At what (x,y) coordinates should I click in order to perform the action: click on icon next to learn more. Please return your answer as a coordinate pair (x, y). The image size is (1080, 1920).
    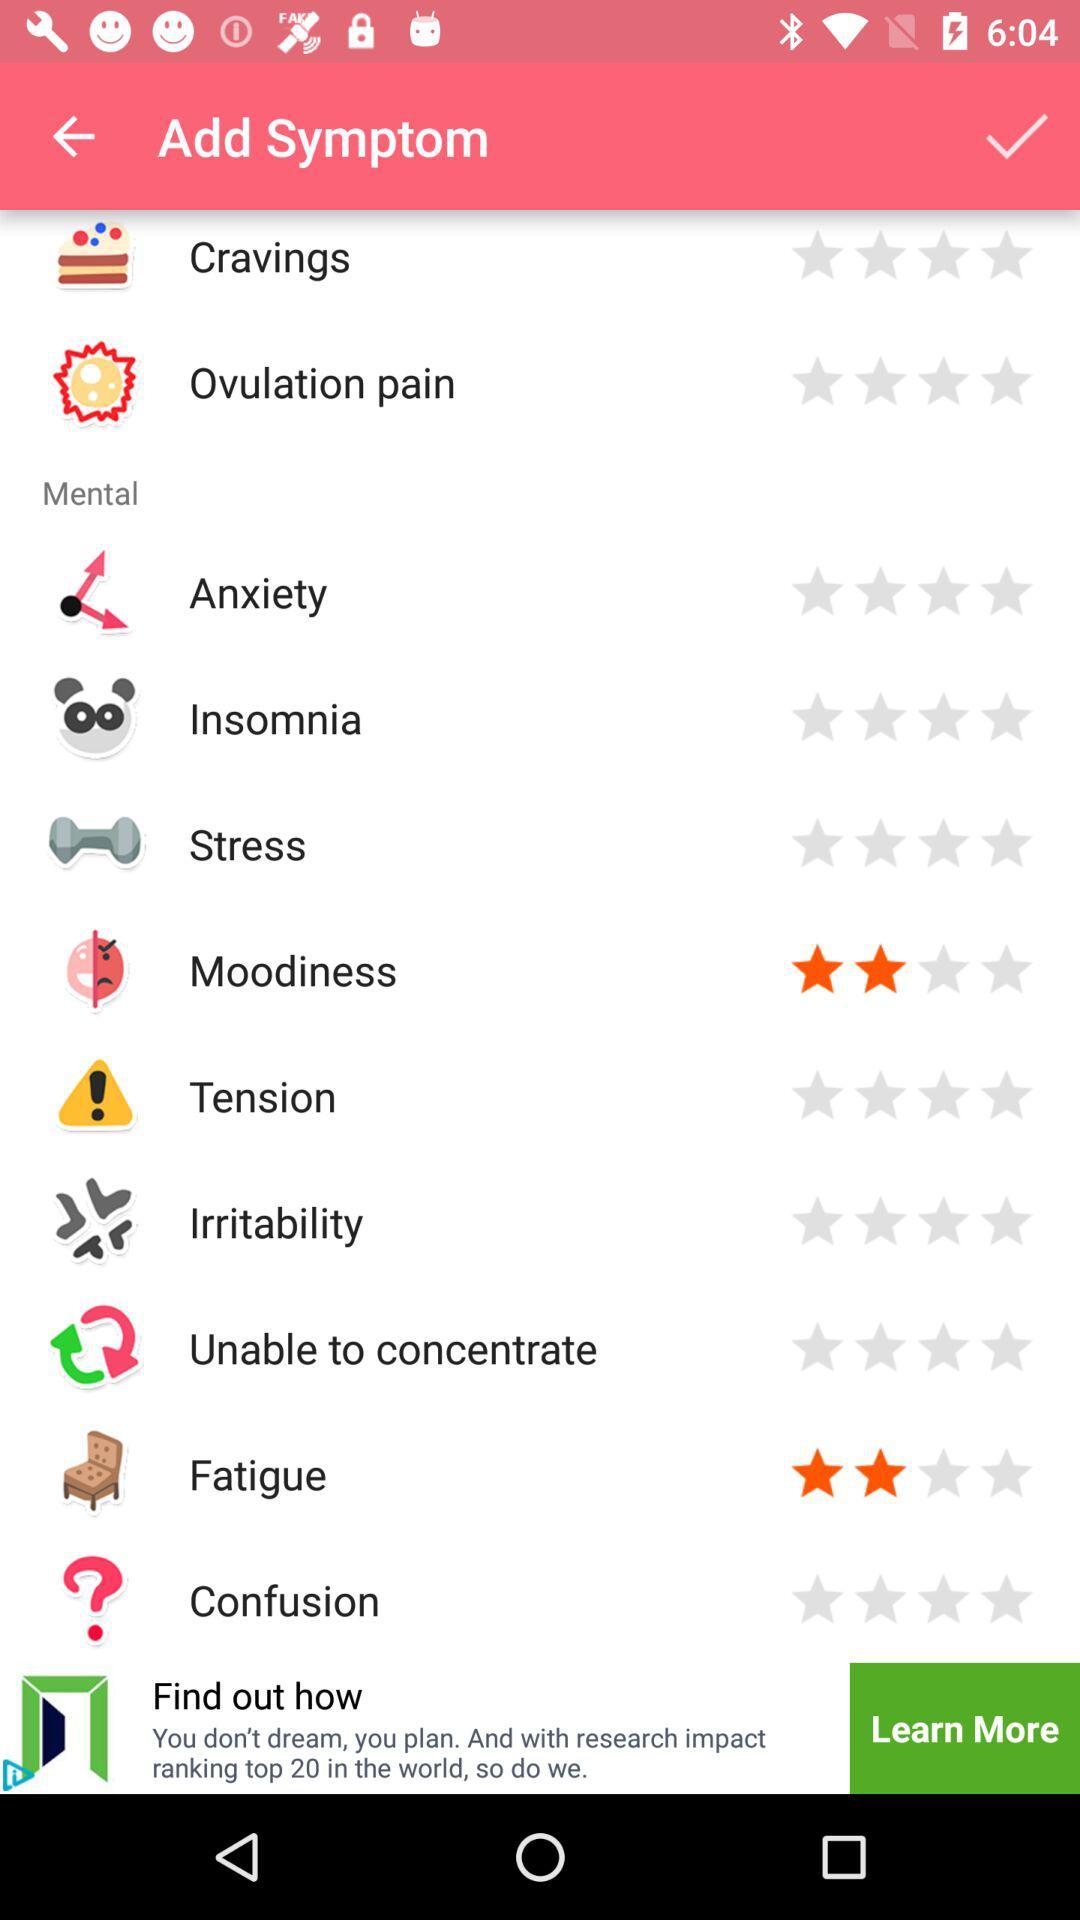
    Looking at the image, I should click on (487, 1751).